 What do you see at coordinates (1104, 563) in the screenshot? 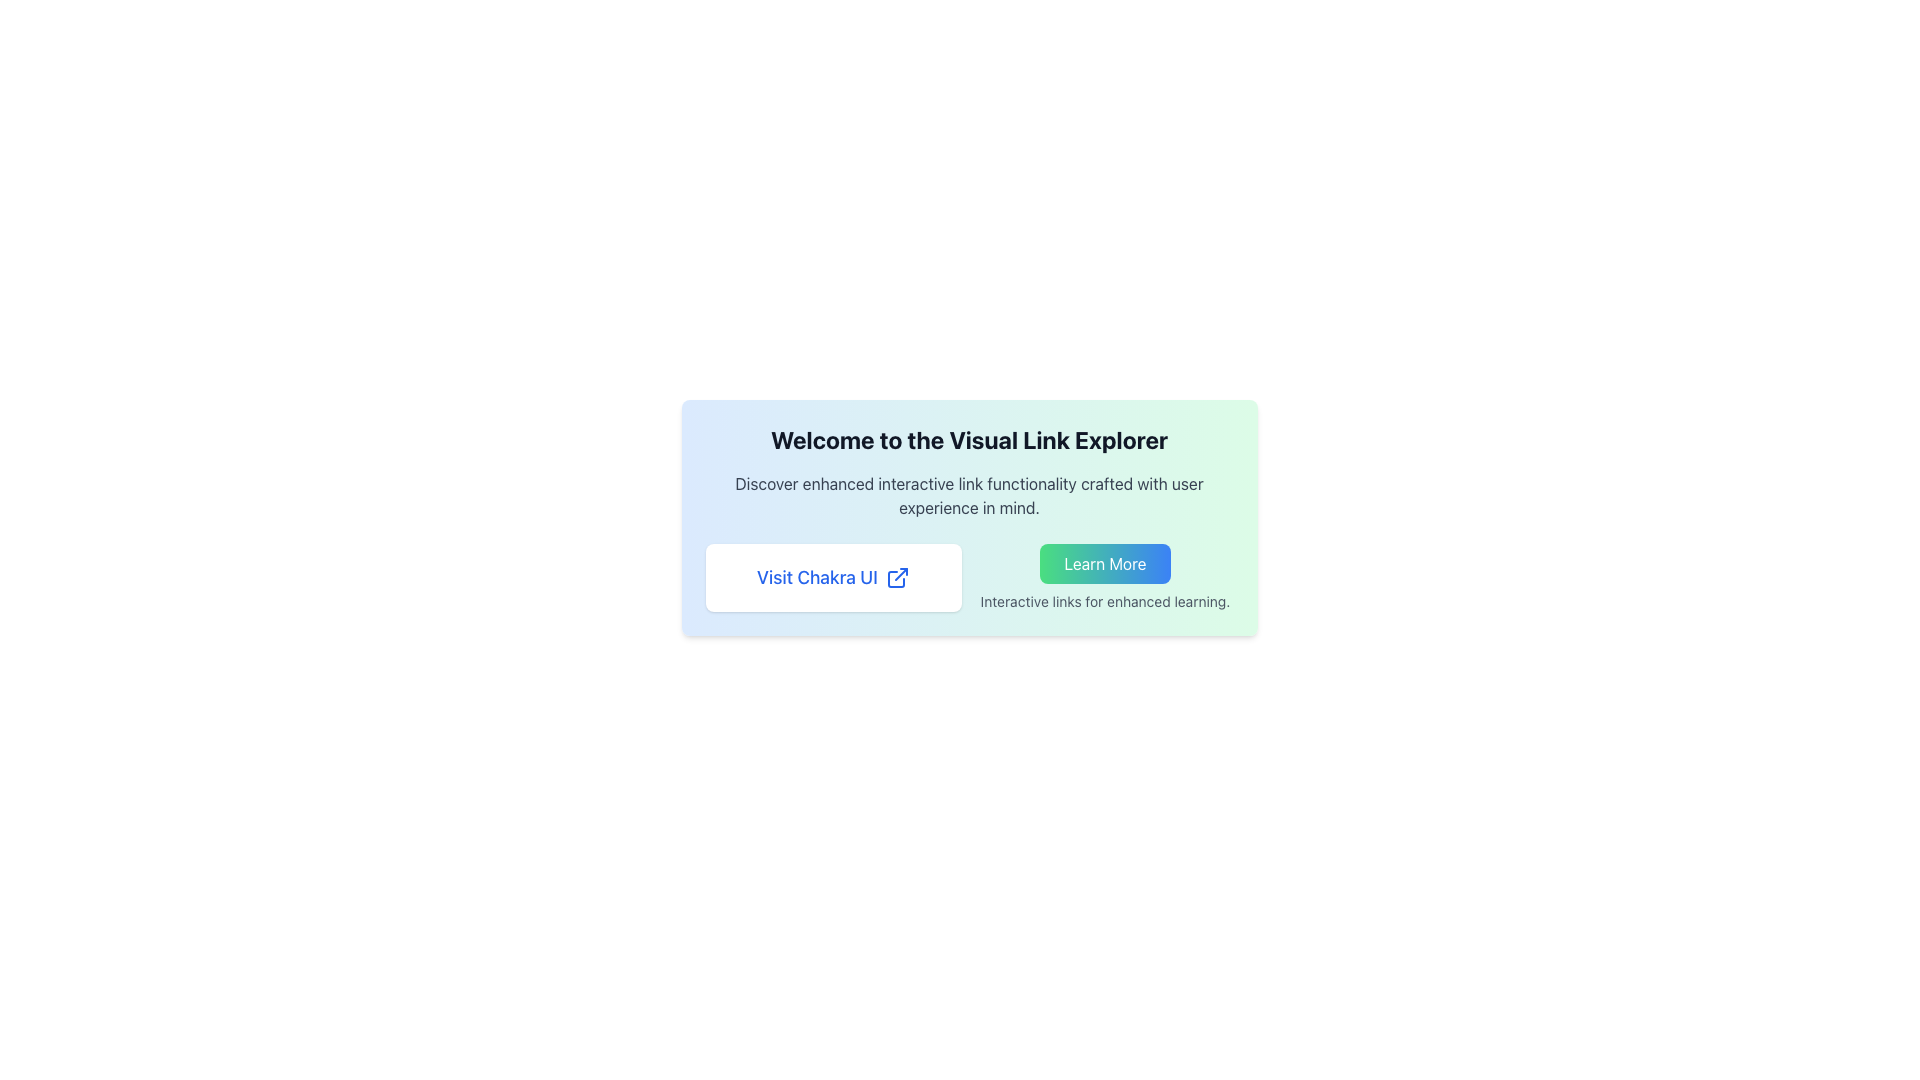
I see `the 'Learn More' button with a gradient background transitioning from green to blue` at bounding box center [1104, 563].